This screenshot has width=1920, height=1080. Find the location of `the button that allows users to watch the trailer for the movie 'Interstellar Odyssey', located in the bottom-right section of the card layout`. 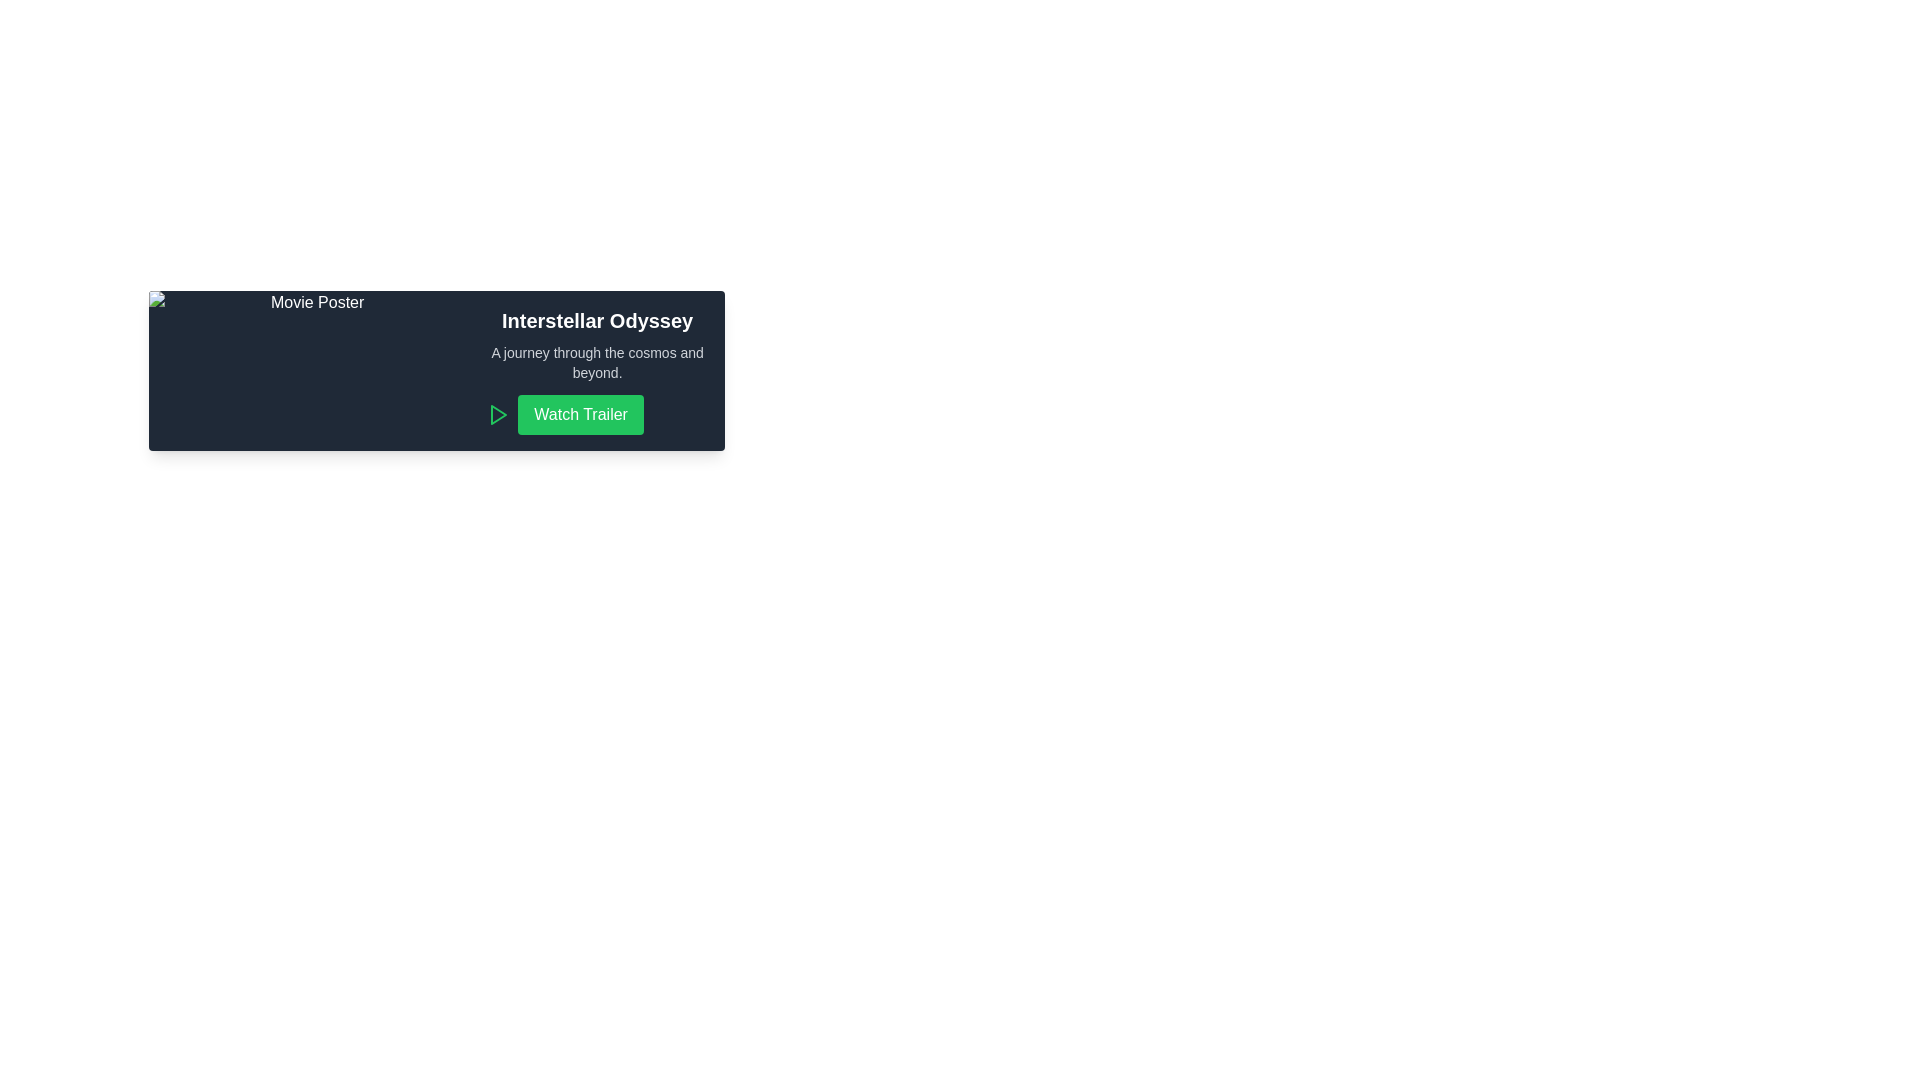

the button that allows users to watch the trailer for the movie 'Interstellar Odyssey', located in the bottom-right section of the card layout is located at coordinates (580, 414).